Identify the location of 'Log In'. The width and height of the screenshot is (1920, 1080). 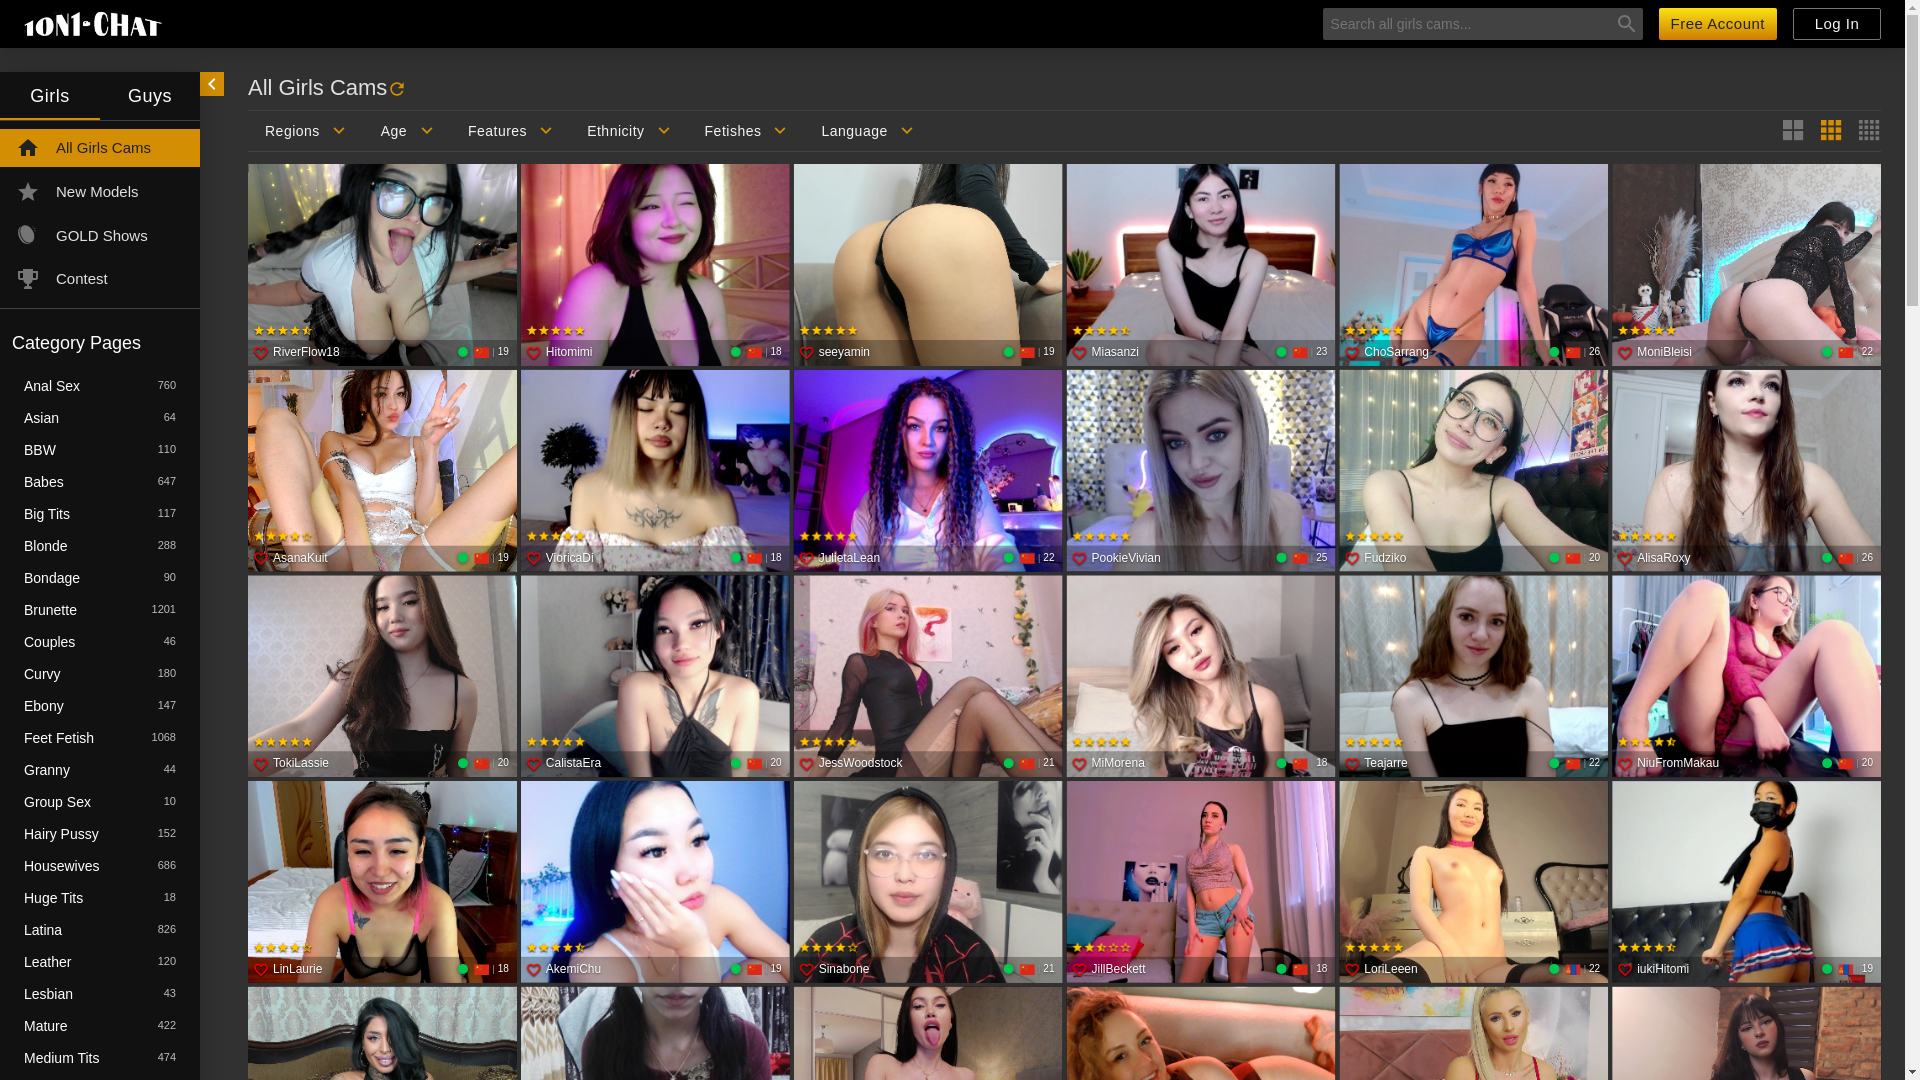
(1837, 23).